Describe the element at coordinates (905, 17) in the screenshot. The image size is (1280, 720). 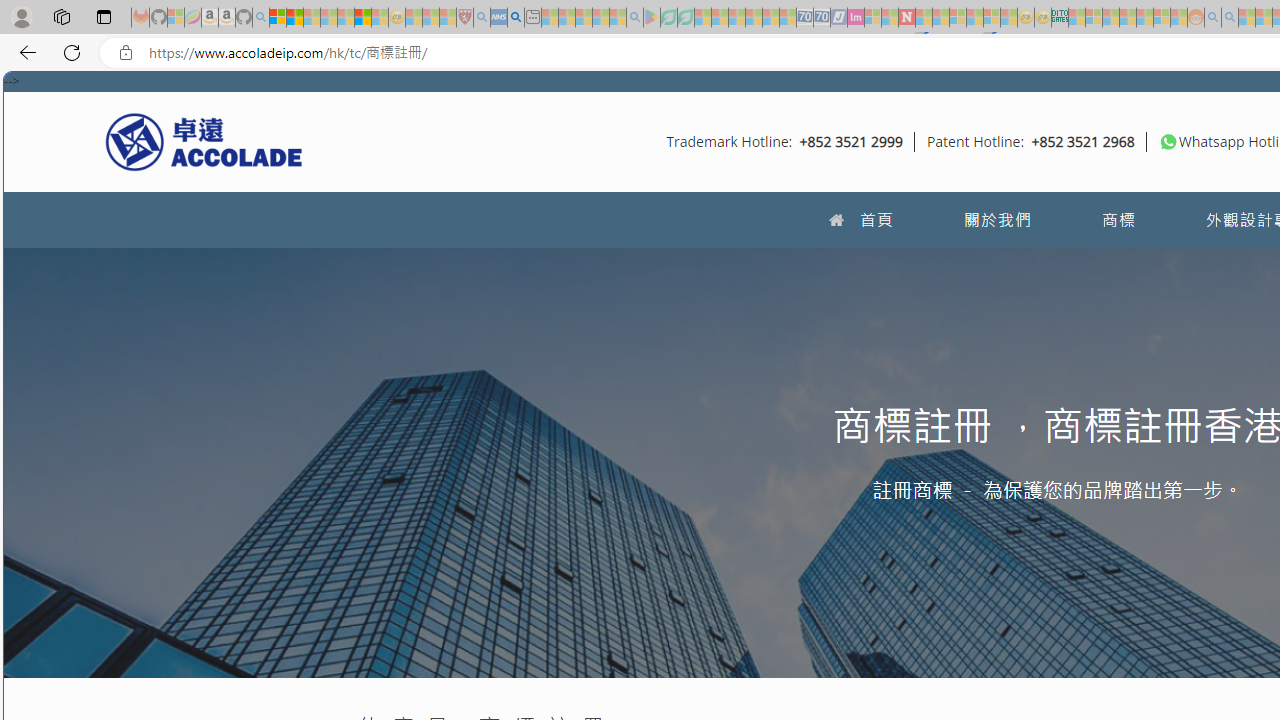
I see `'Latest Politics News & Archive | Newsweek.com - Sleeping'` at that location.